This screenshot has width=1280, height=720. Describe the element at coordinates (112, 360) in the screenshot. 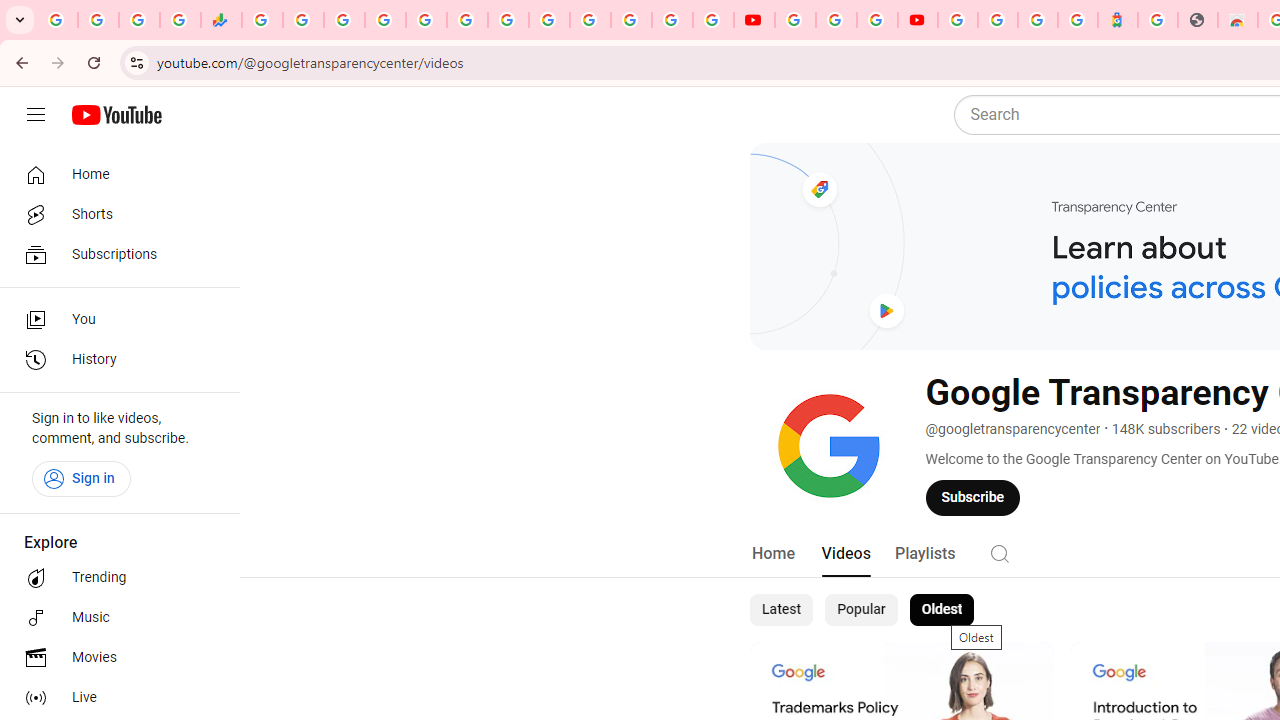

I see `'History'` at that location.